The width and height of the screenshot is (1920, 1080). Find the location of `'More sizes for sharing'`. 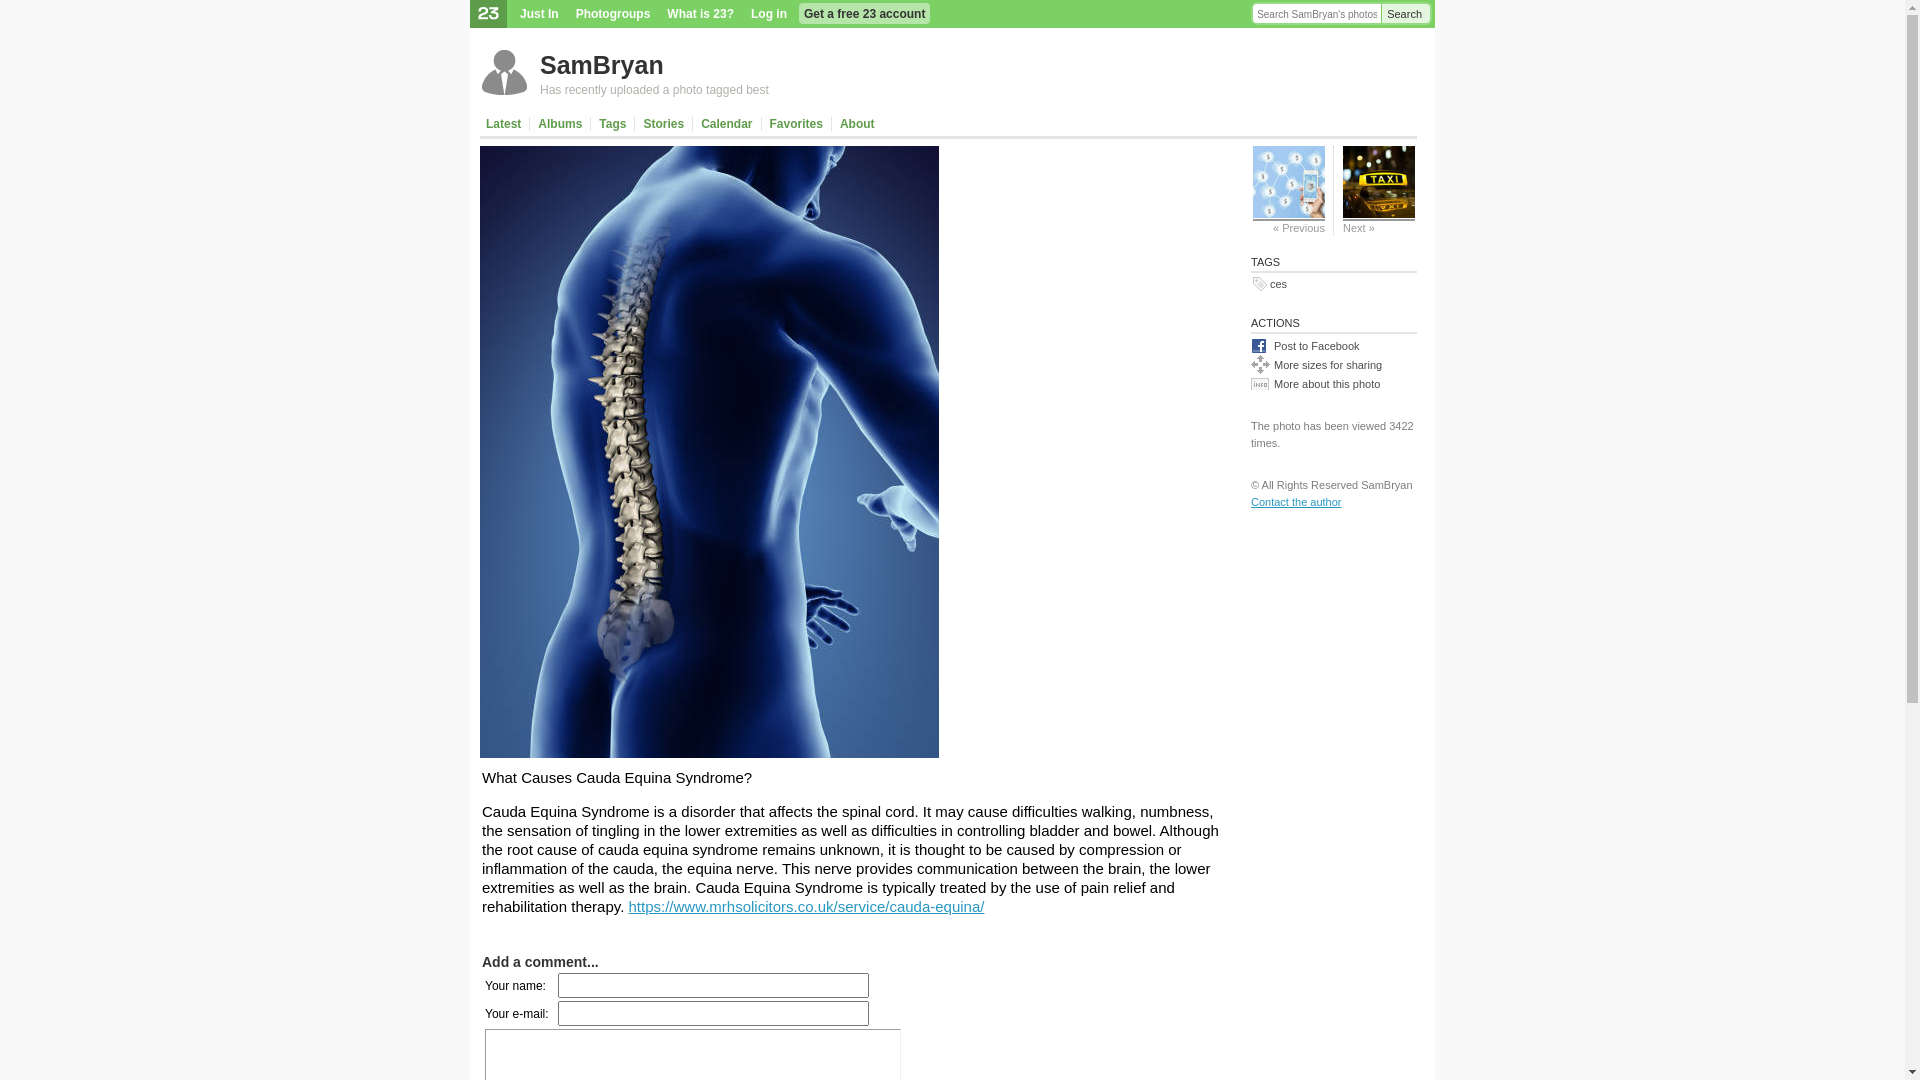

'More sizes for sharing' is located at coordinates (1250, 364).